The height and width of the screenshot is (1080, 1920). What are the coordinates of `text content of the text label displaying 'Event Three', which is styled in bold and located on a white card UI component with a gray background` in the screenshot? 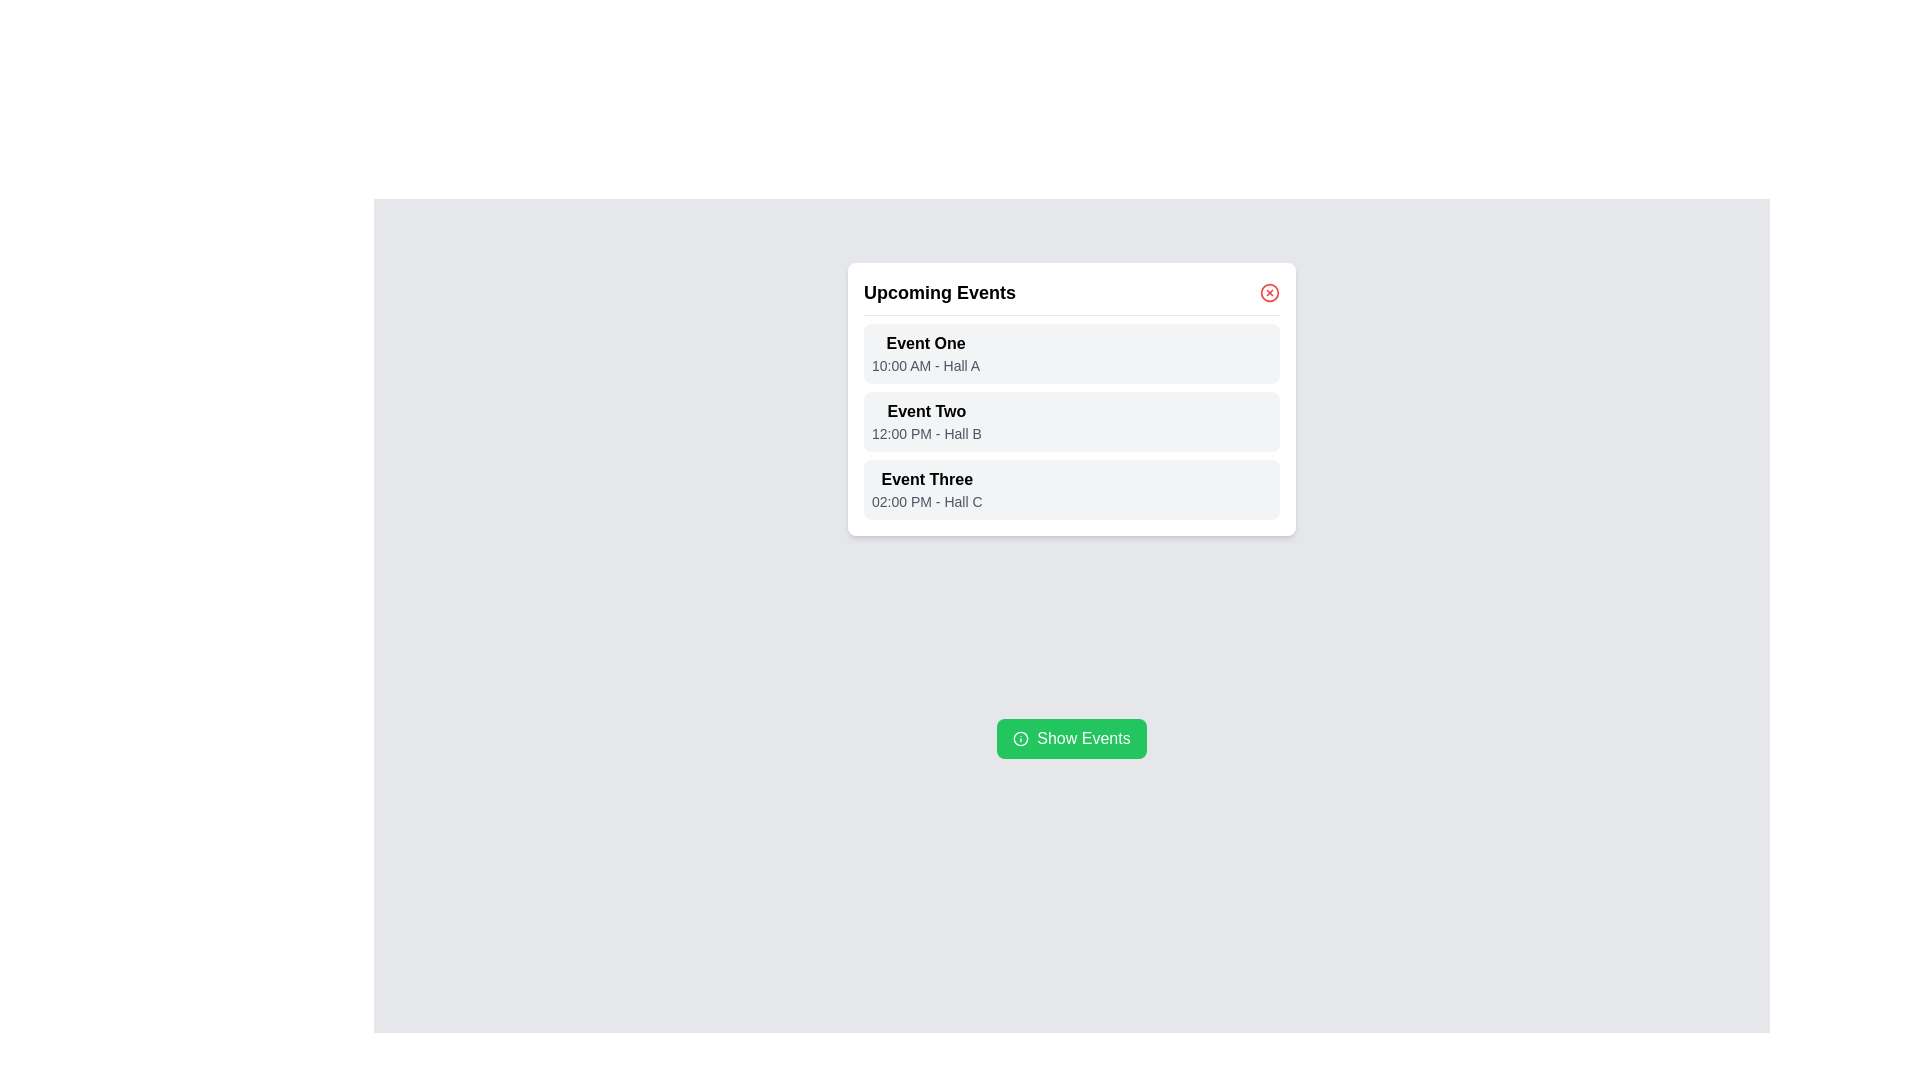 It's located at (926, 479).